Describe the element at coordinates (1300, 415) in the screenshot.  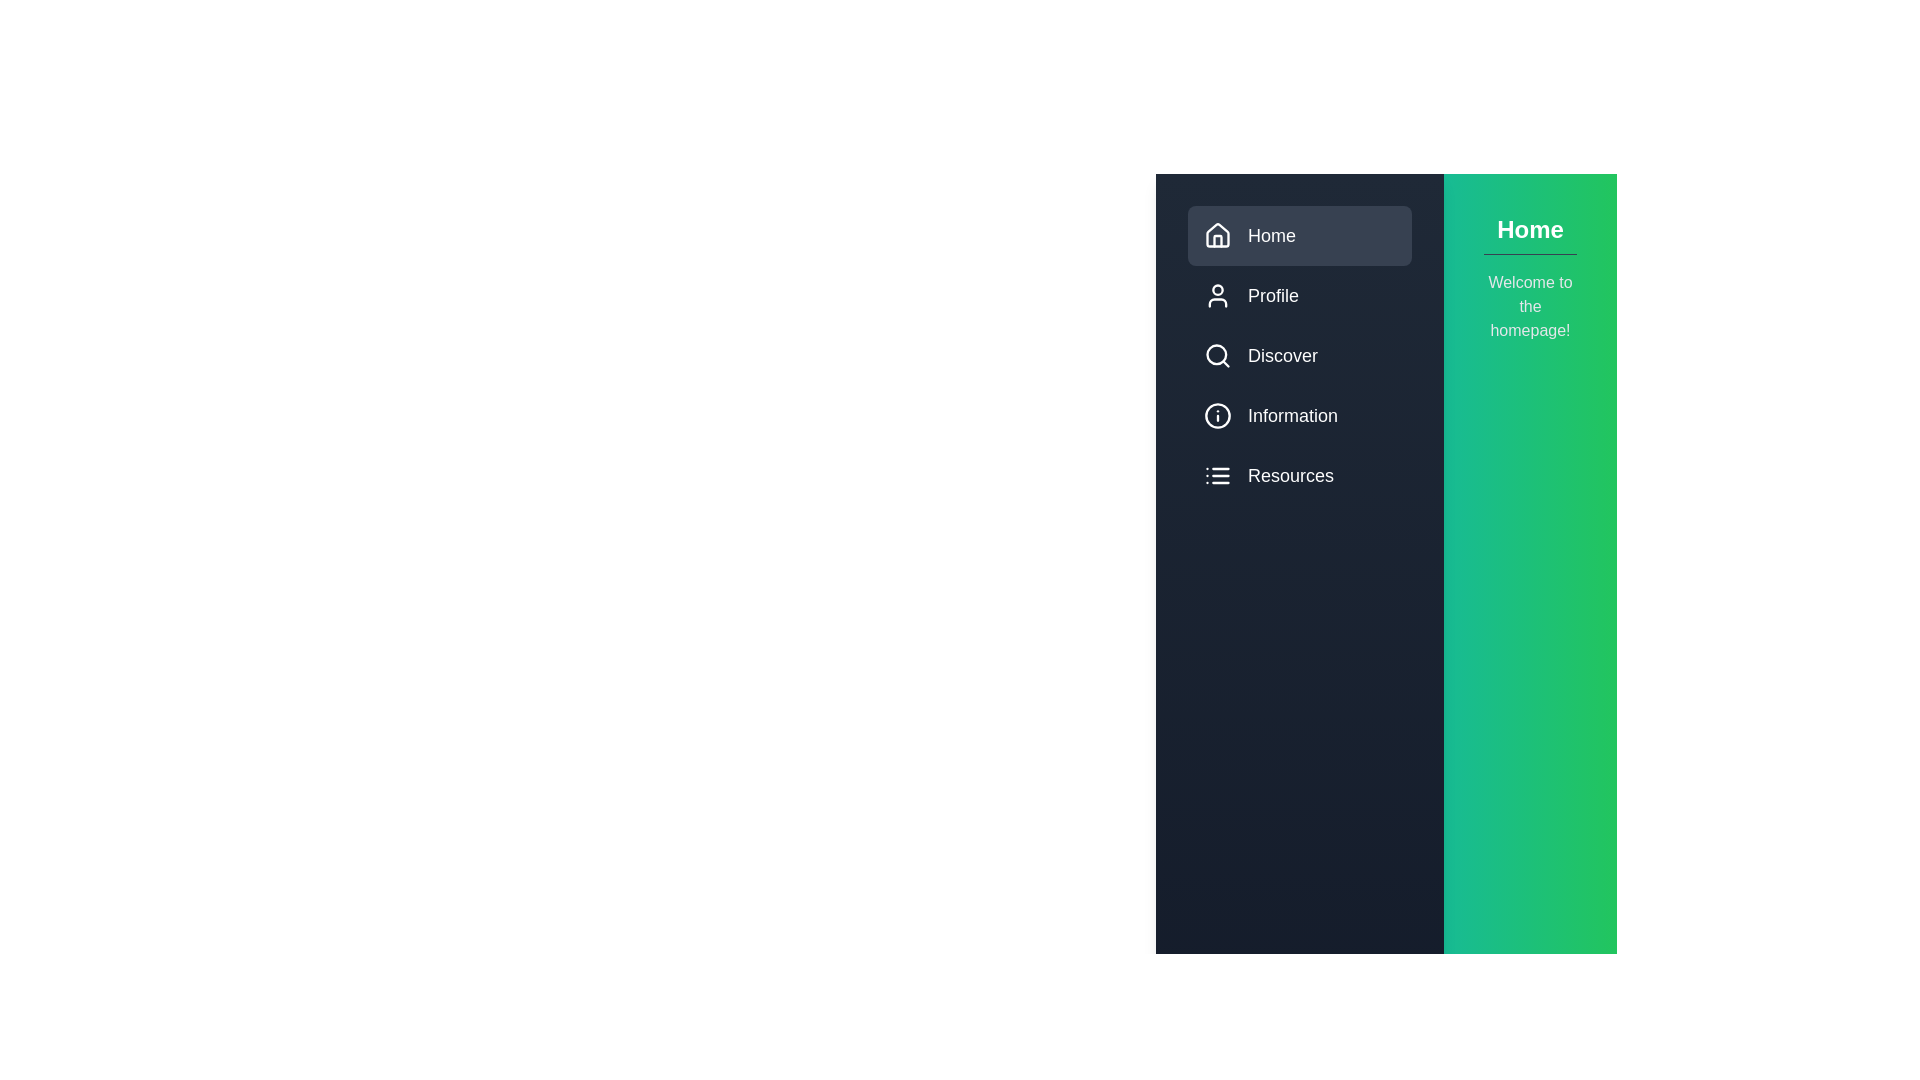
I see `the menu item Information to preview its interaction` at that location.